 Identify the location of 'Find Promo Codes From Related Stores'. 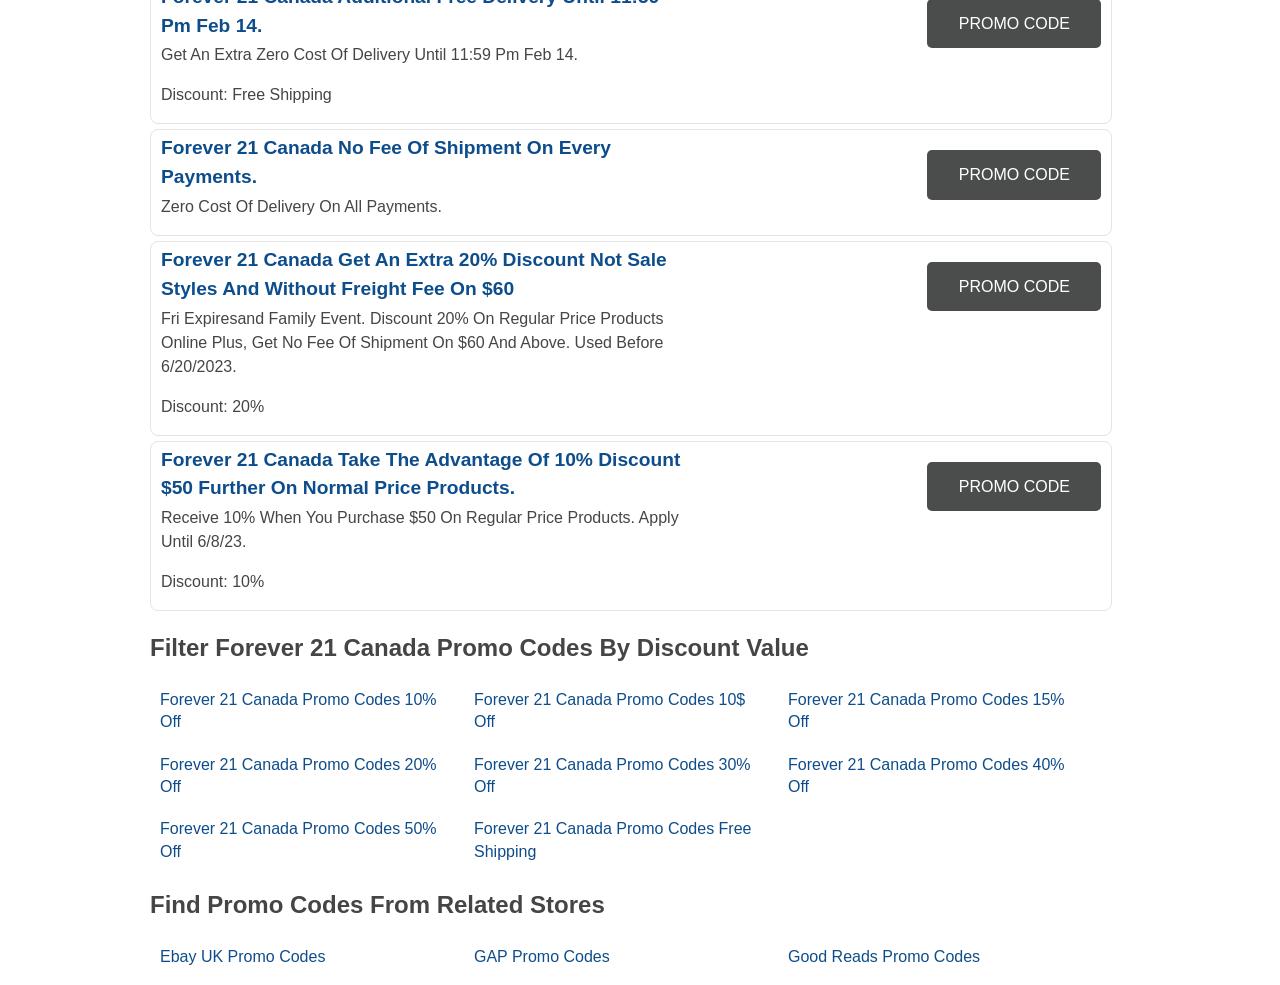
(376, 904).